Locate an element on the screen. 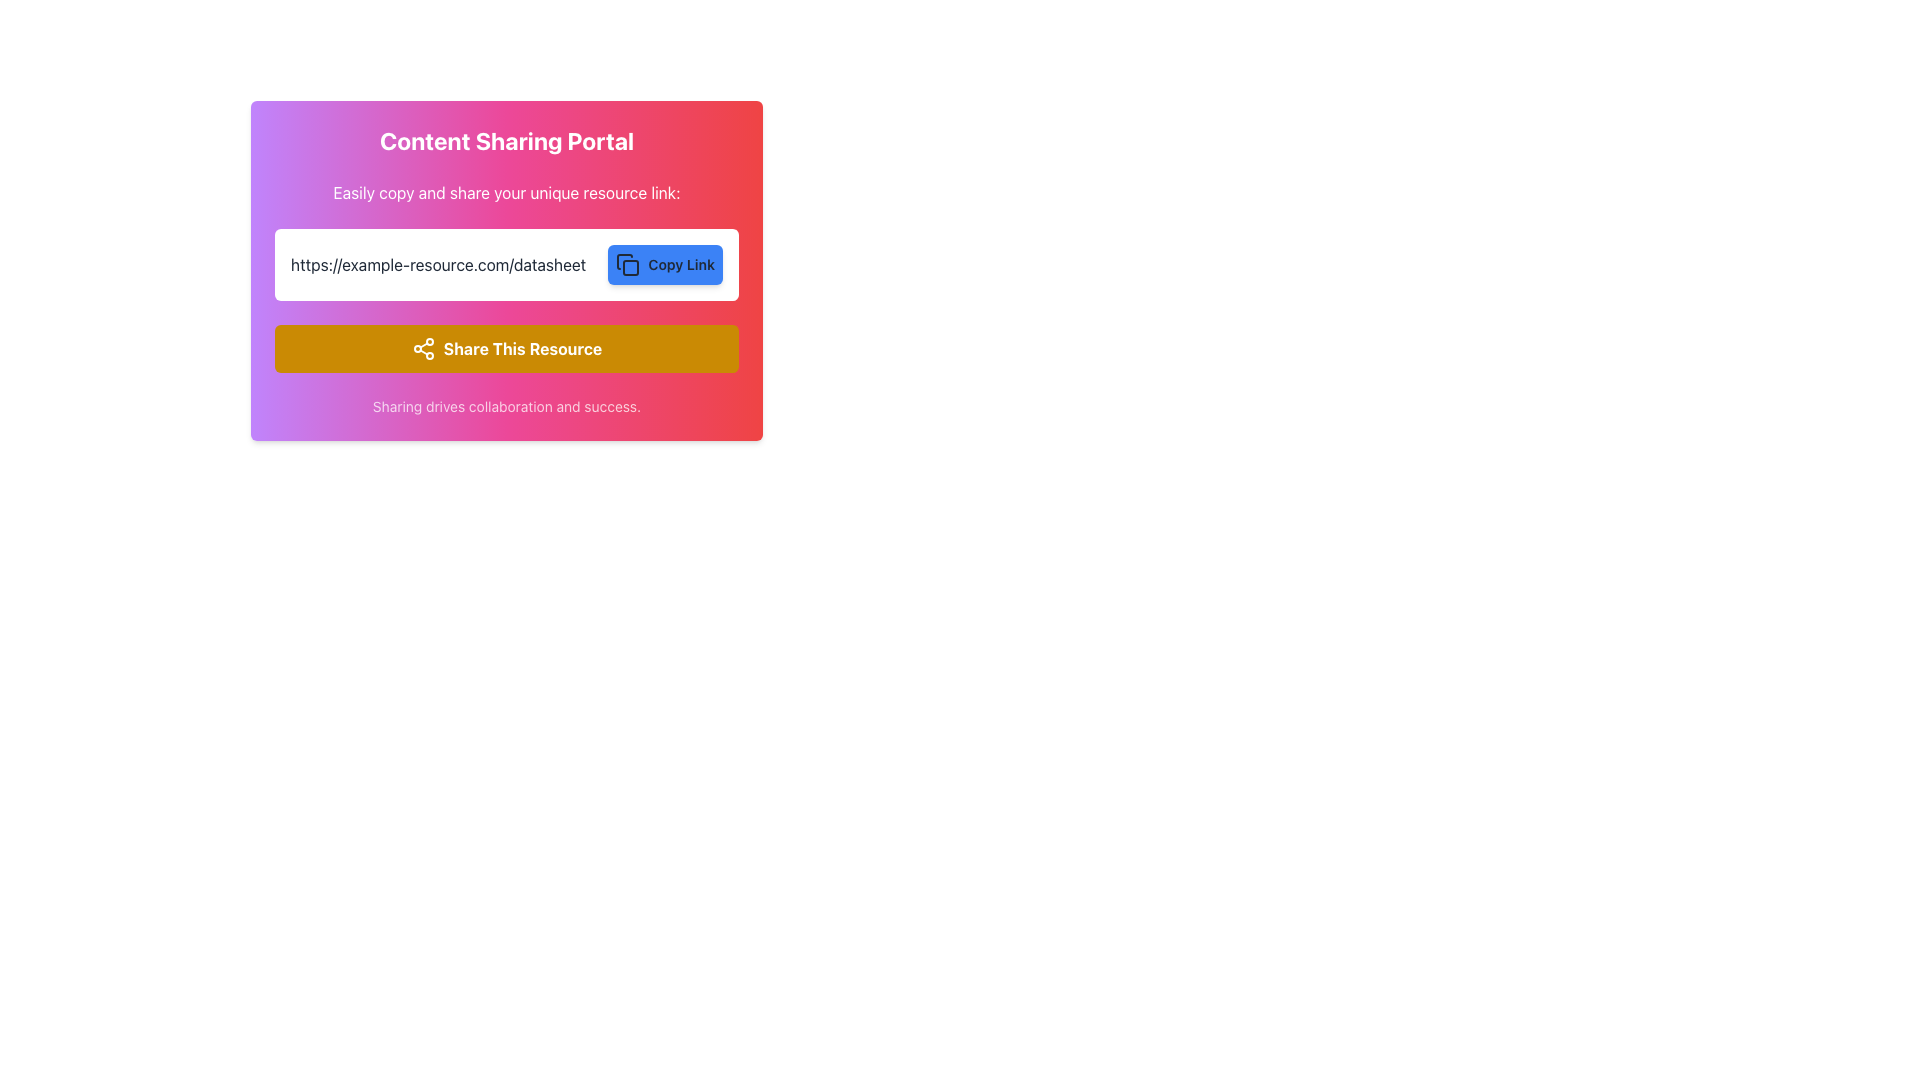 The width and height of the screenshot is (1920, 1080). the 'Copy' icon, which resembles two overlapping rectangles, located within a blue button to the left of the 'Copy Link' text is located at coordinates (627, 264).